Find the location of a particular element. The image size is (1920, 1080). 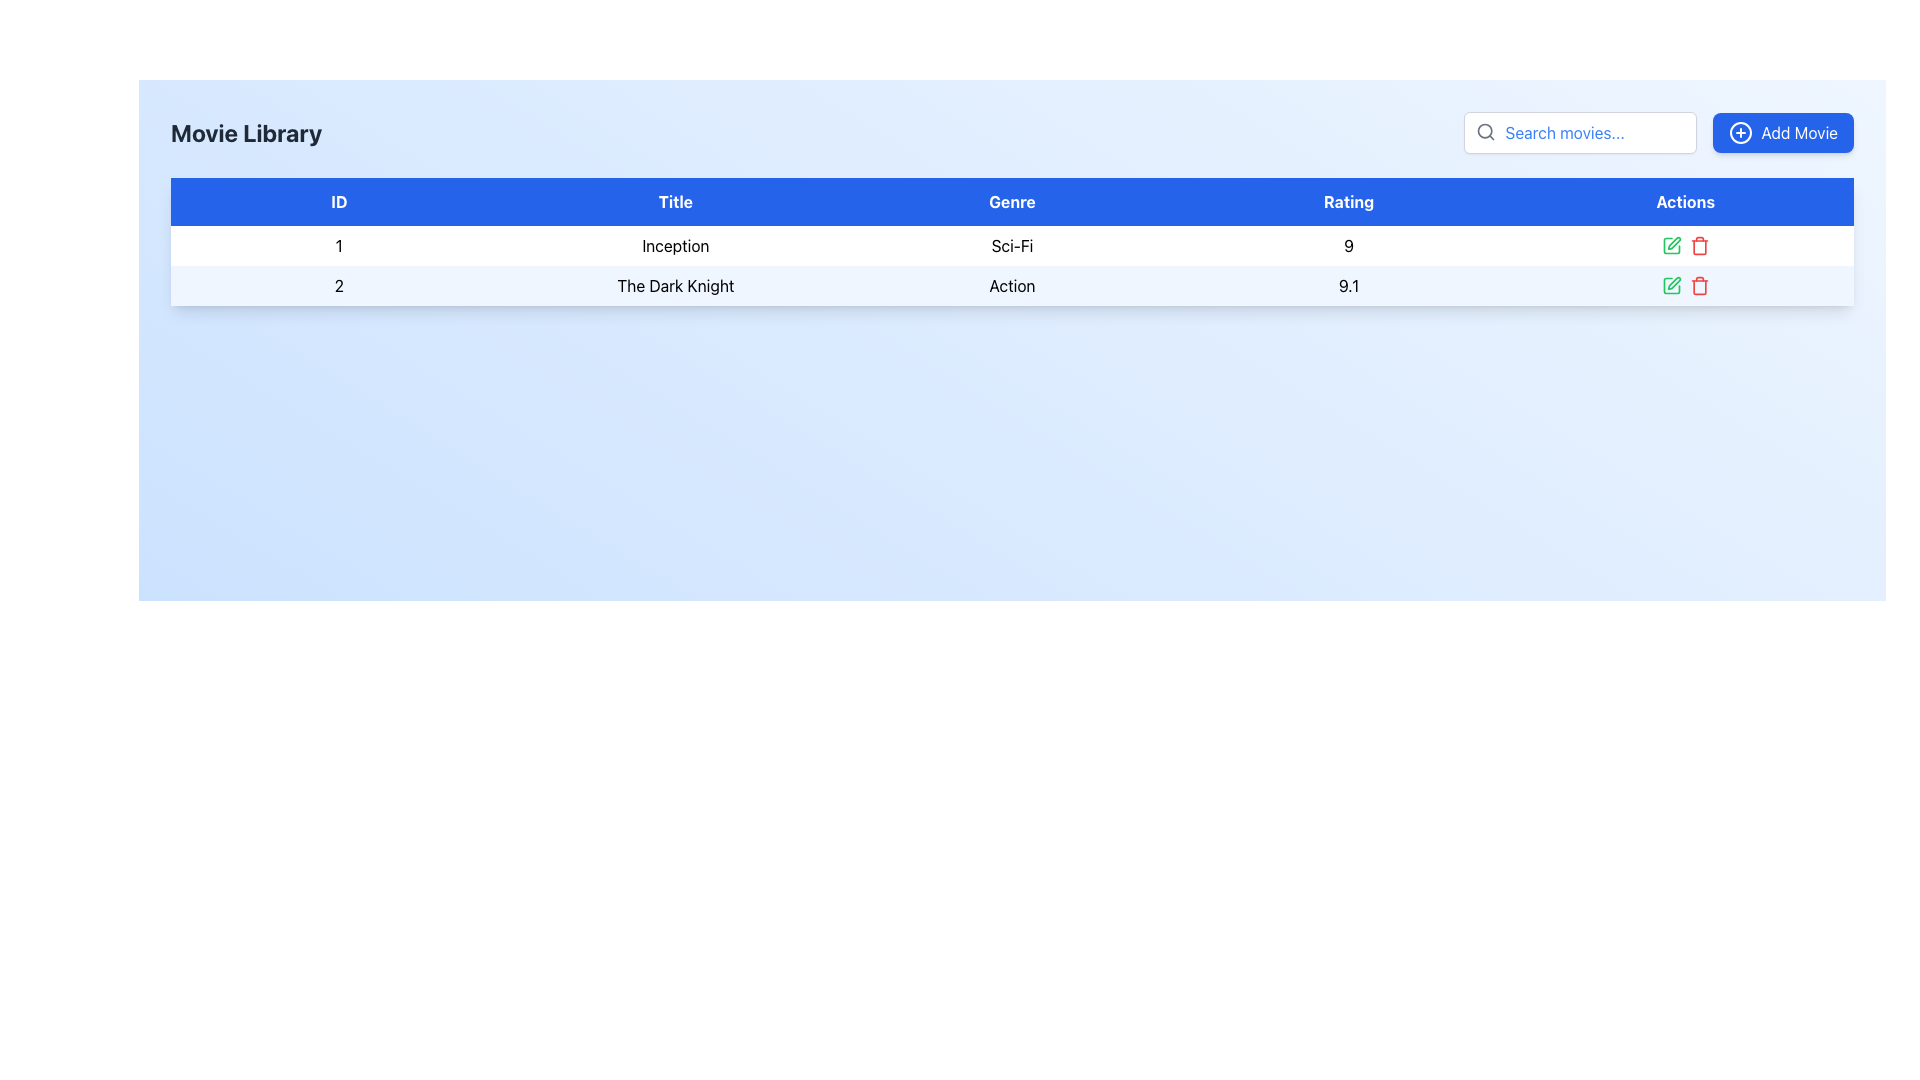

the 'Title' column header in the table, which is positioned between the 'ID' and 'Genre' columns is located at coordinates (675, 201).